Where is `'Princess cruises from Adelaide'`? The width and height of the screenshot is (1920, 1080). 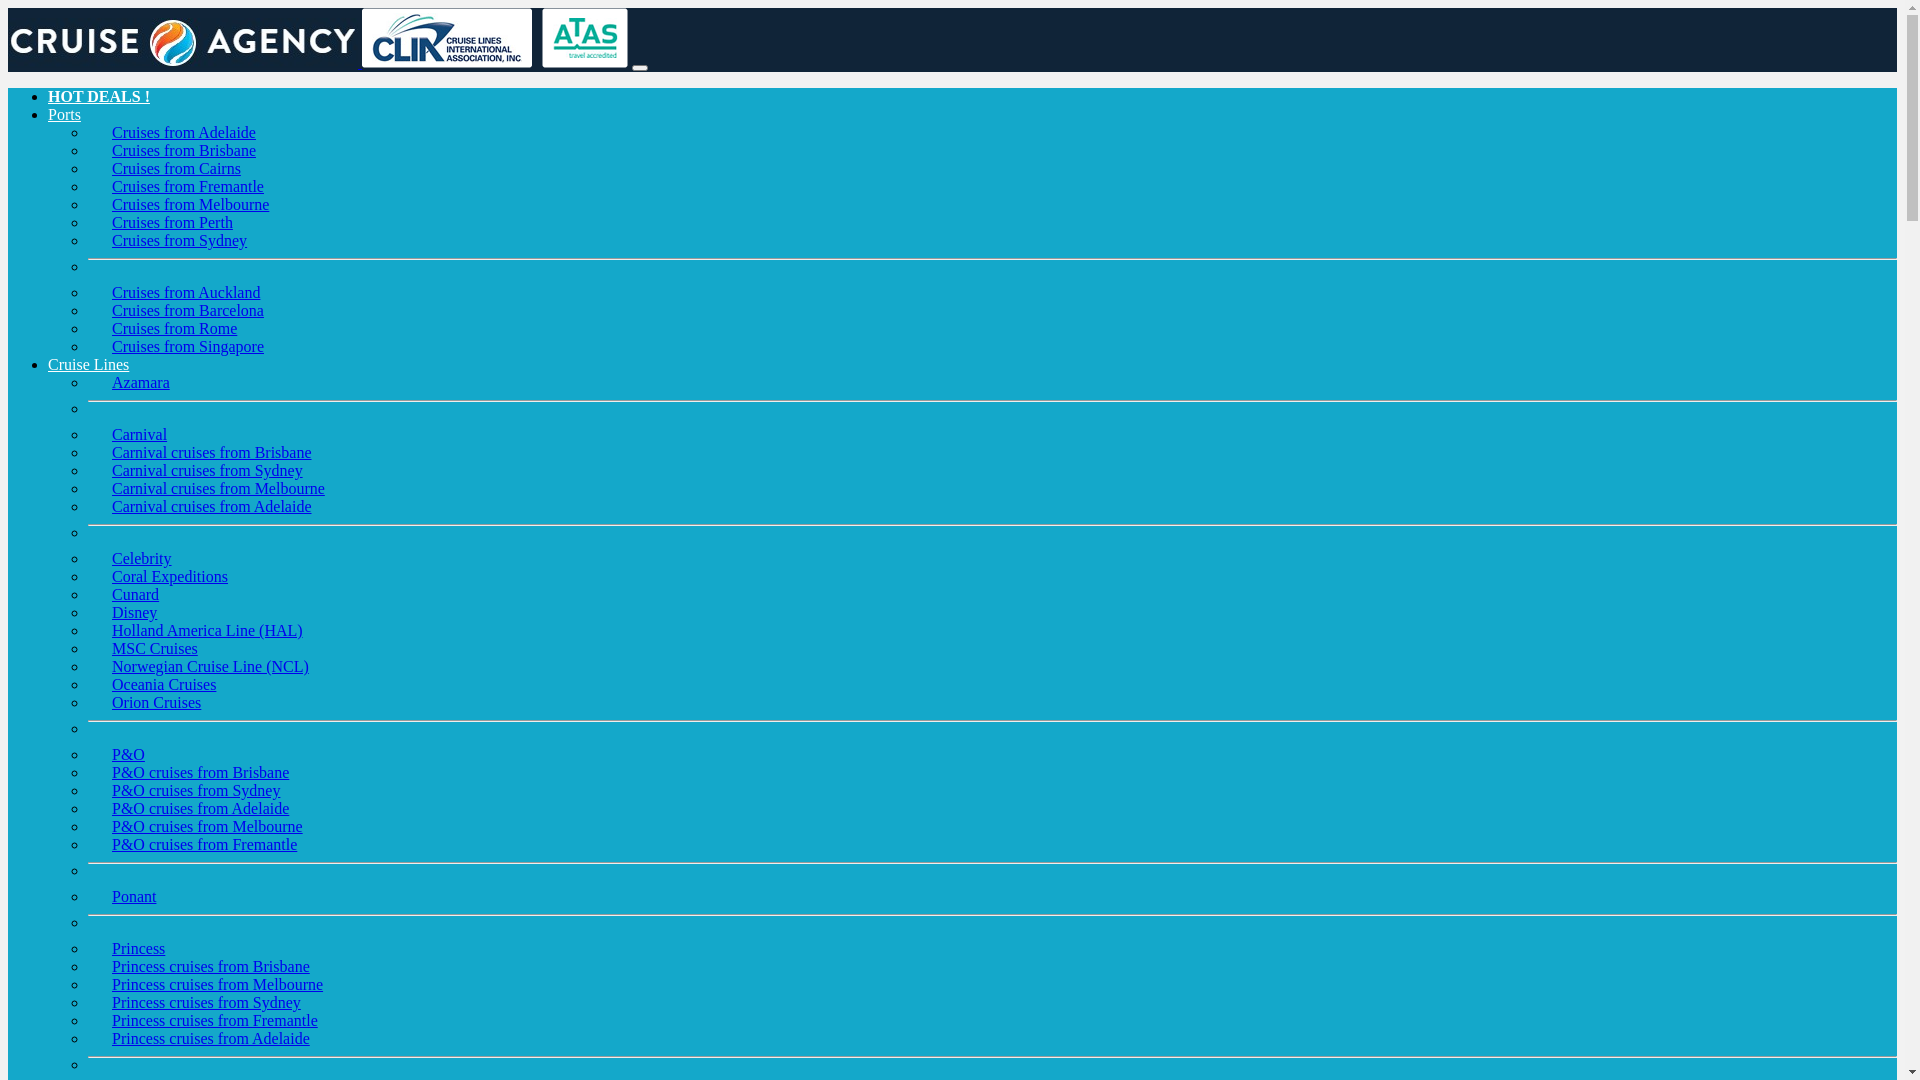
'Princess cruises from Adelaide' is located at coordinates (211, 1037).